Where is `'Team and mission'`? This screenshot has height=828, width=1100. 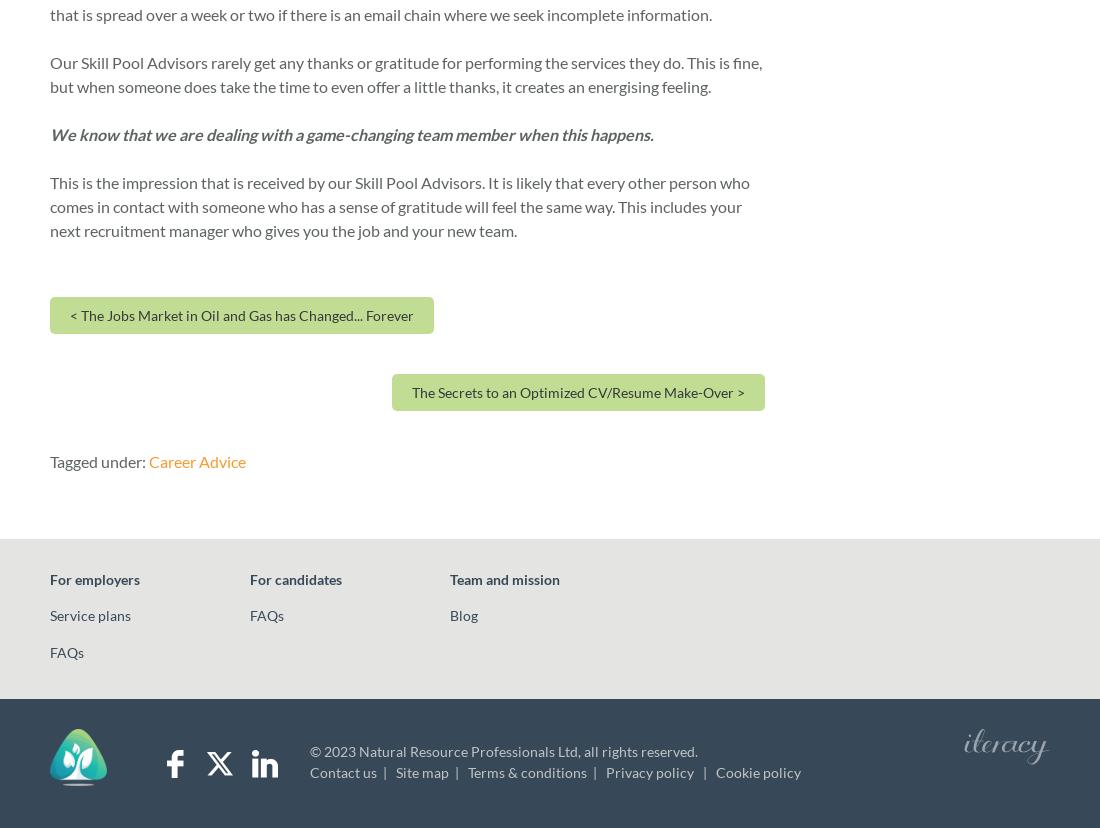 'Team and mission' is located at coordinates (505, 578).